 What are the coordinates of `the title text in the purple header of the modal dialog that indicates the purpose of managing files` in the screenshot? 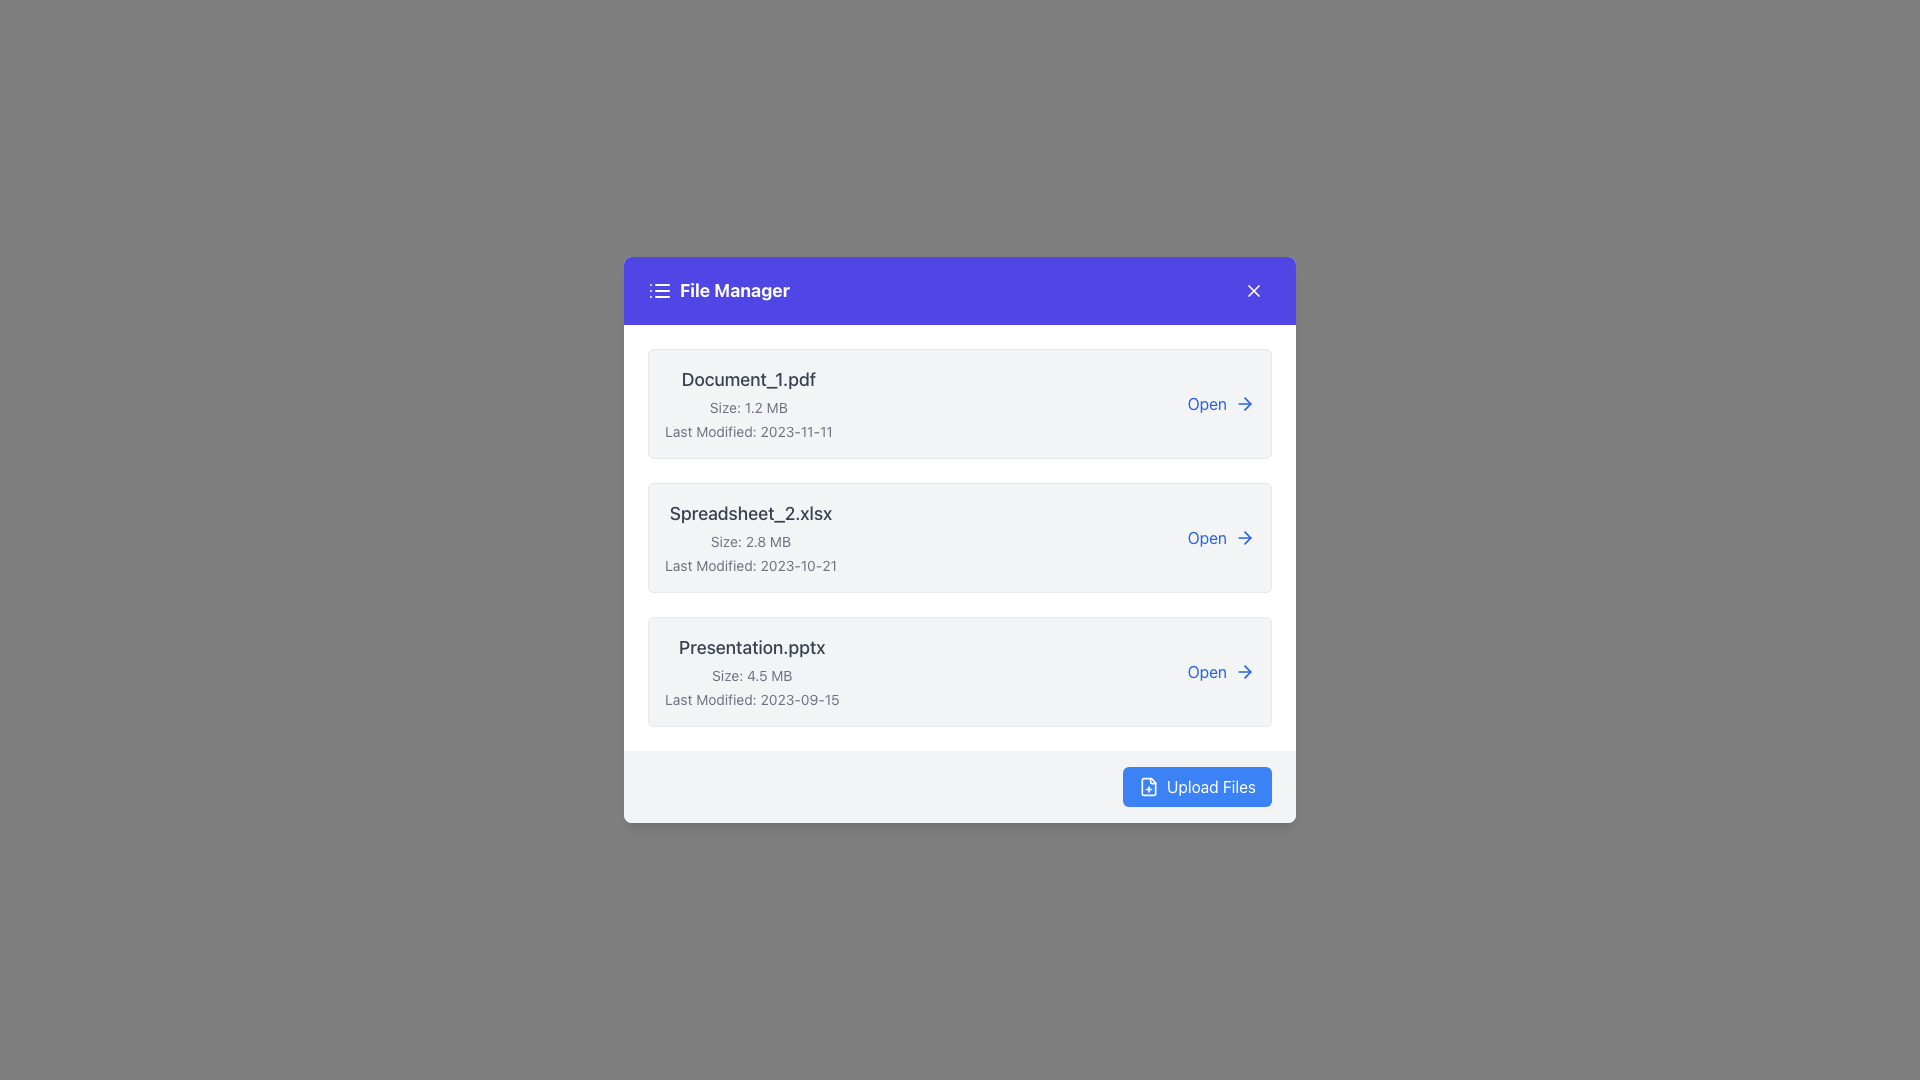 It's located at (719, 290).